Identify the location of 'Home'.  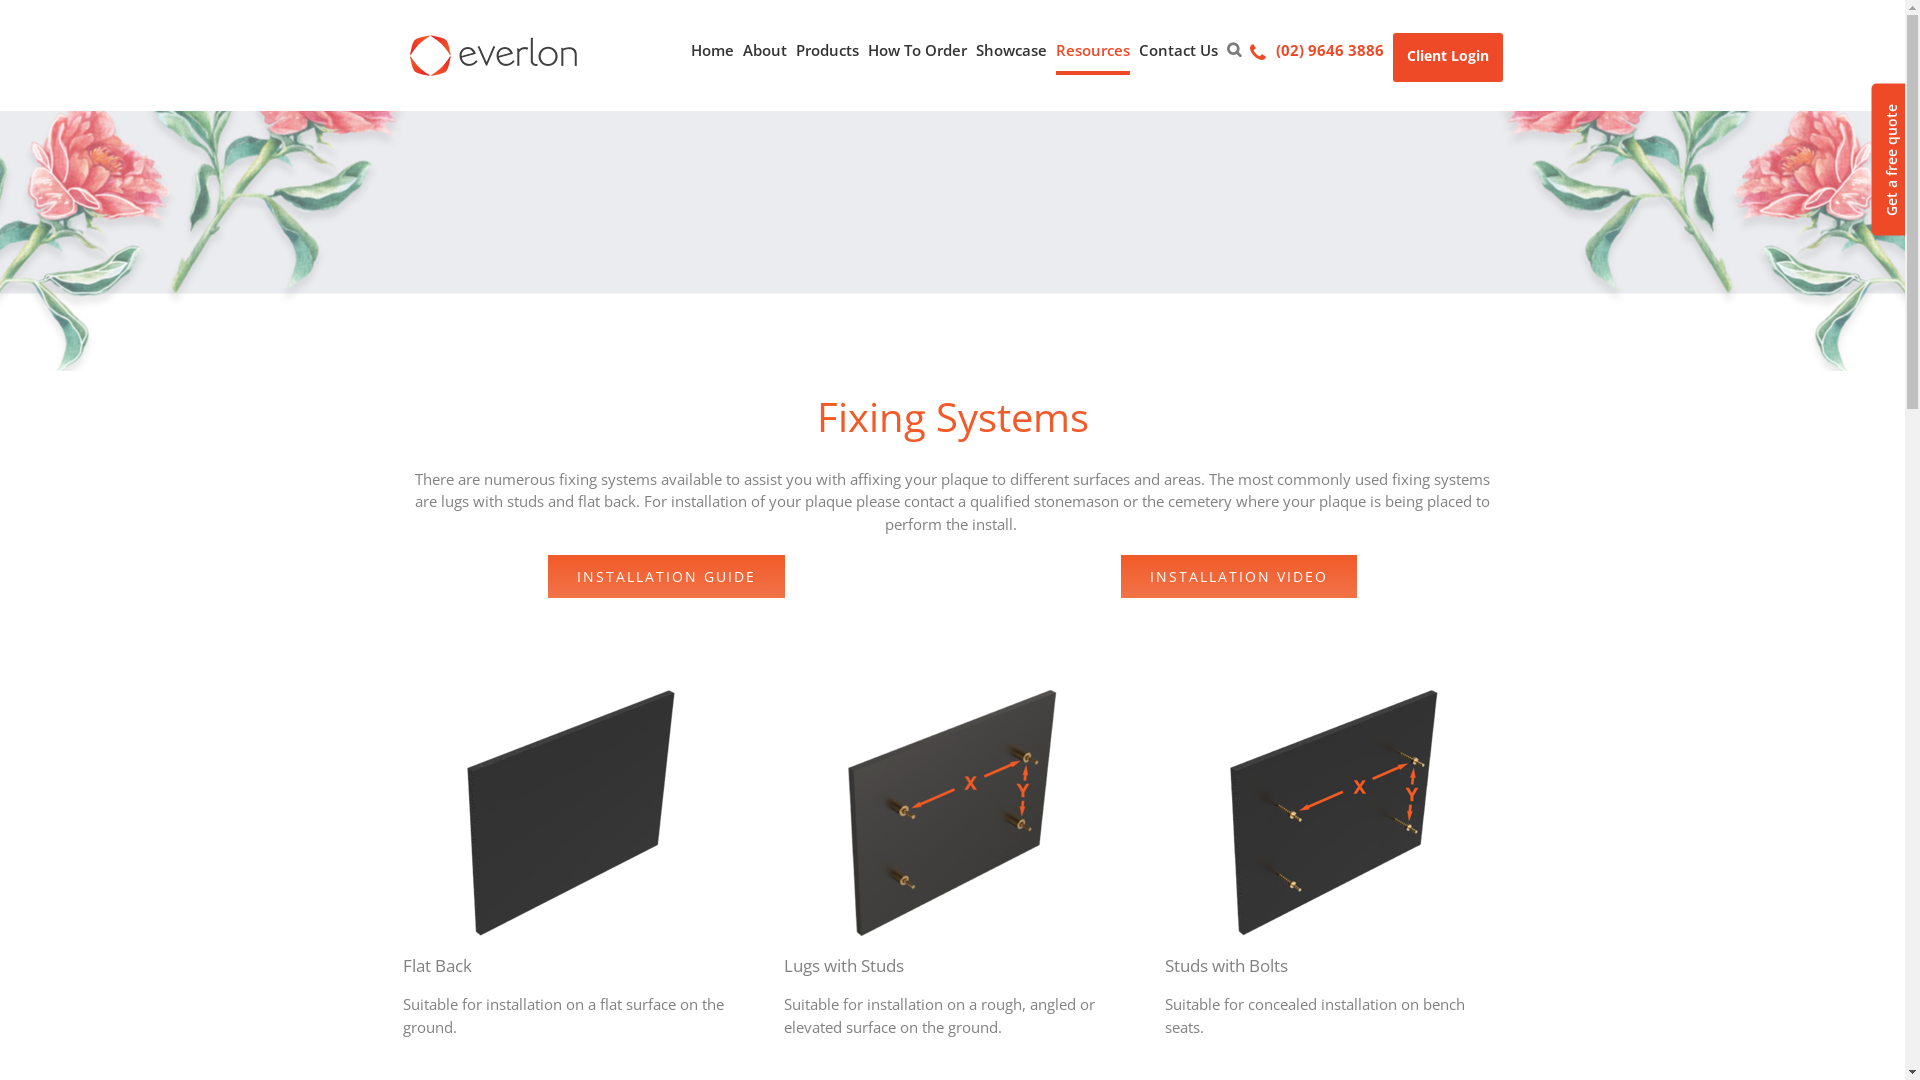
(711, 50).